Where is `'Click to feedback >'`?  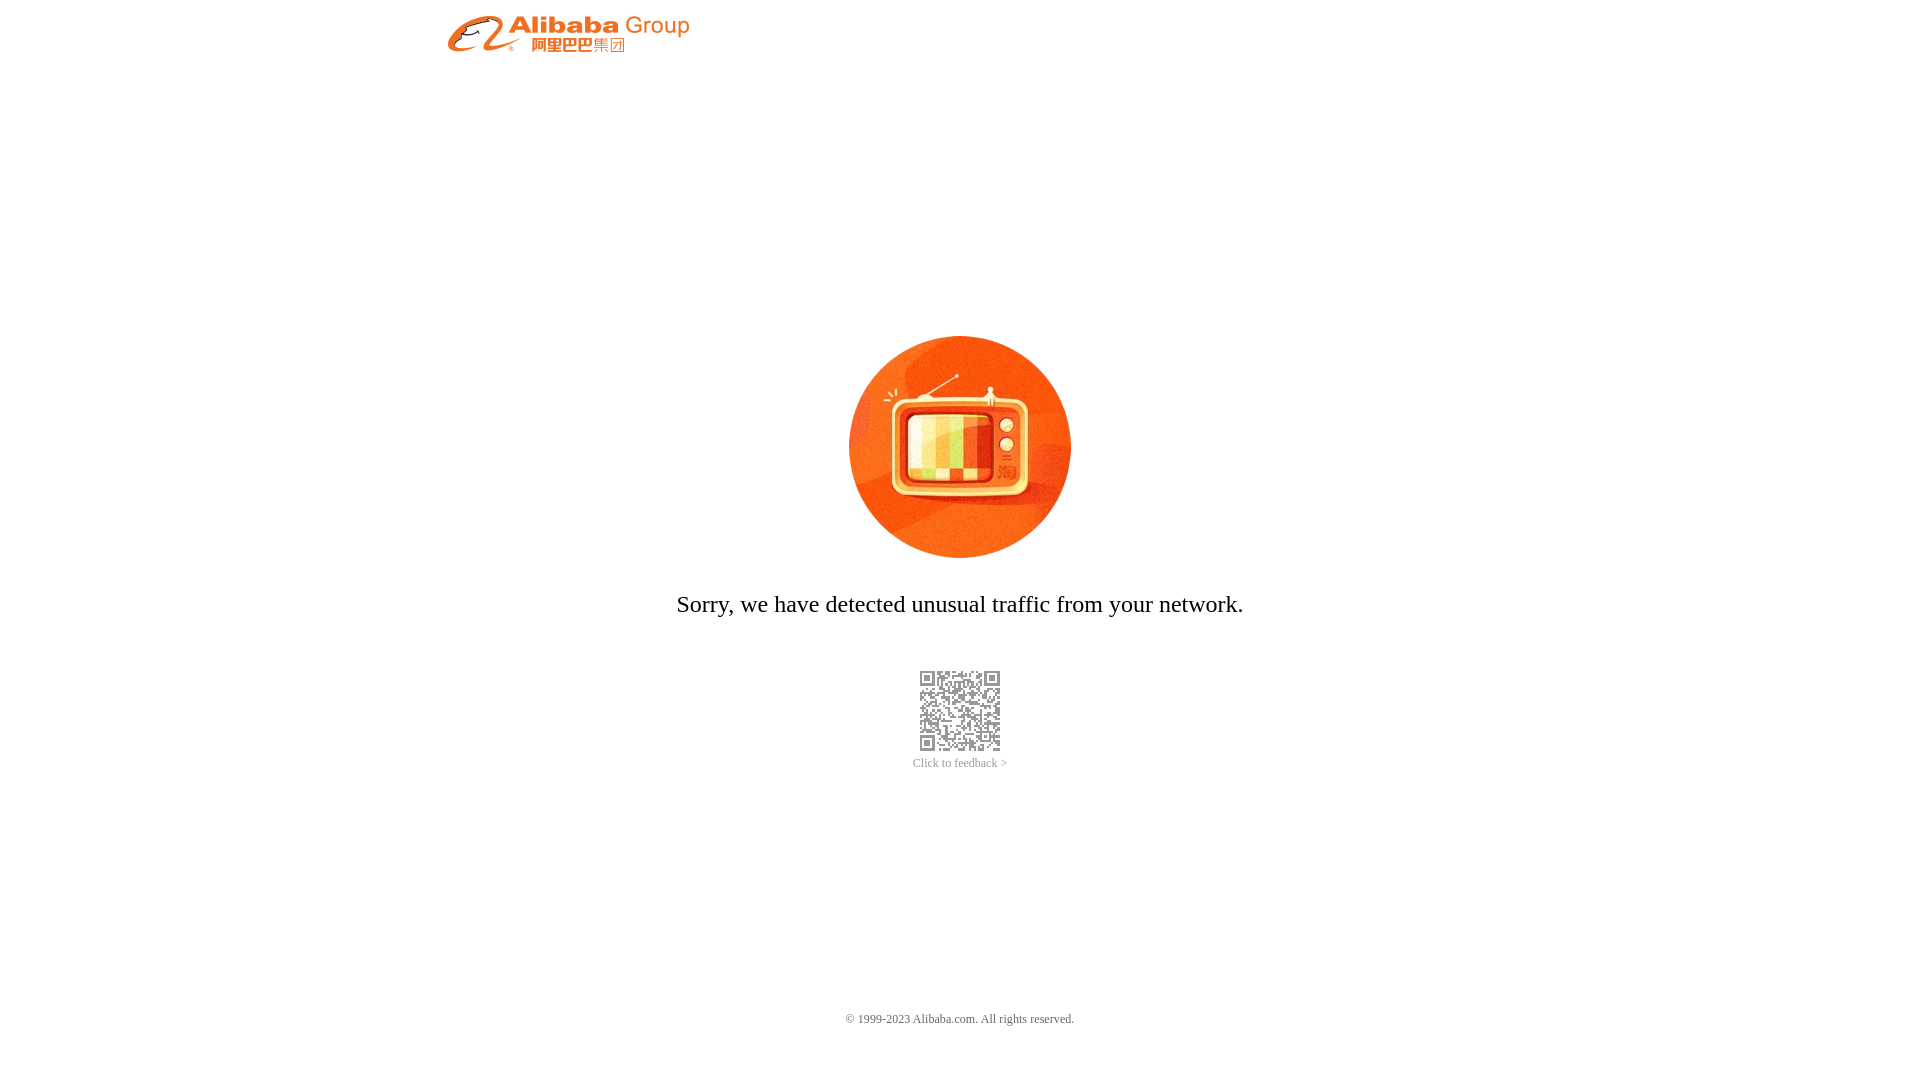 'Click to feedback >' is located at coordinates (911, 763).